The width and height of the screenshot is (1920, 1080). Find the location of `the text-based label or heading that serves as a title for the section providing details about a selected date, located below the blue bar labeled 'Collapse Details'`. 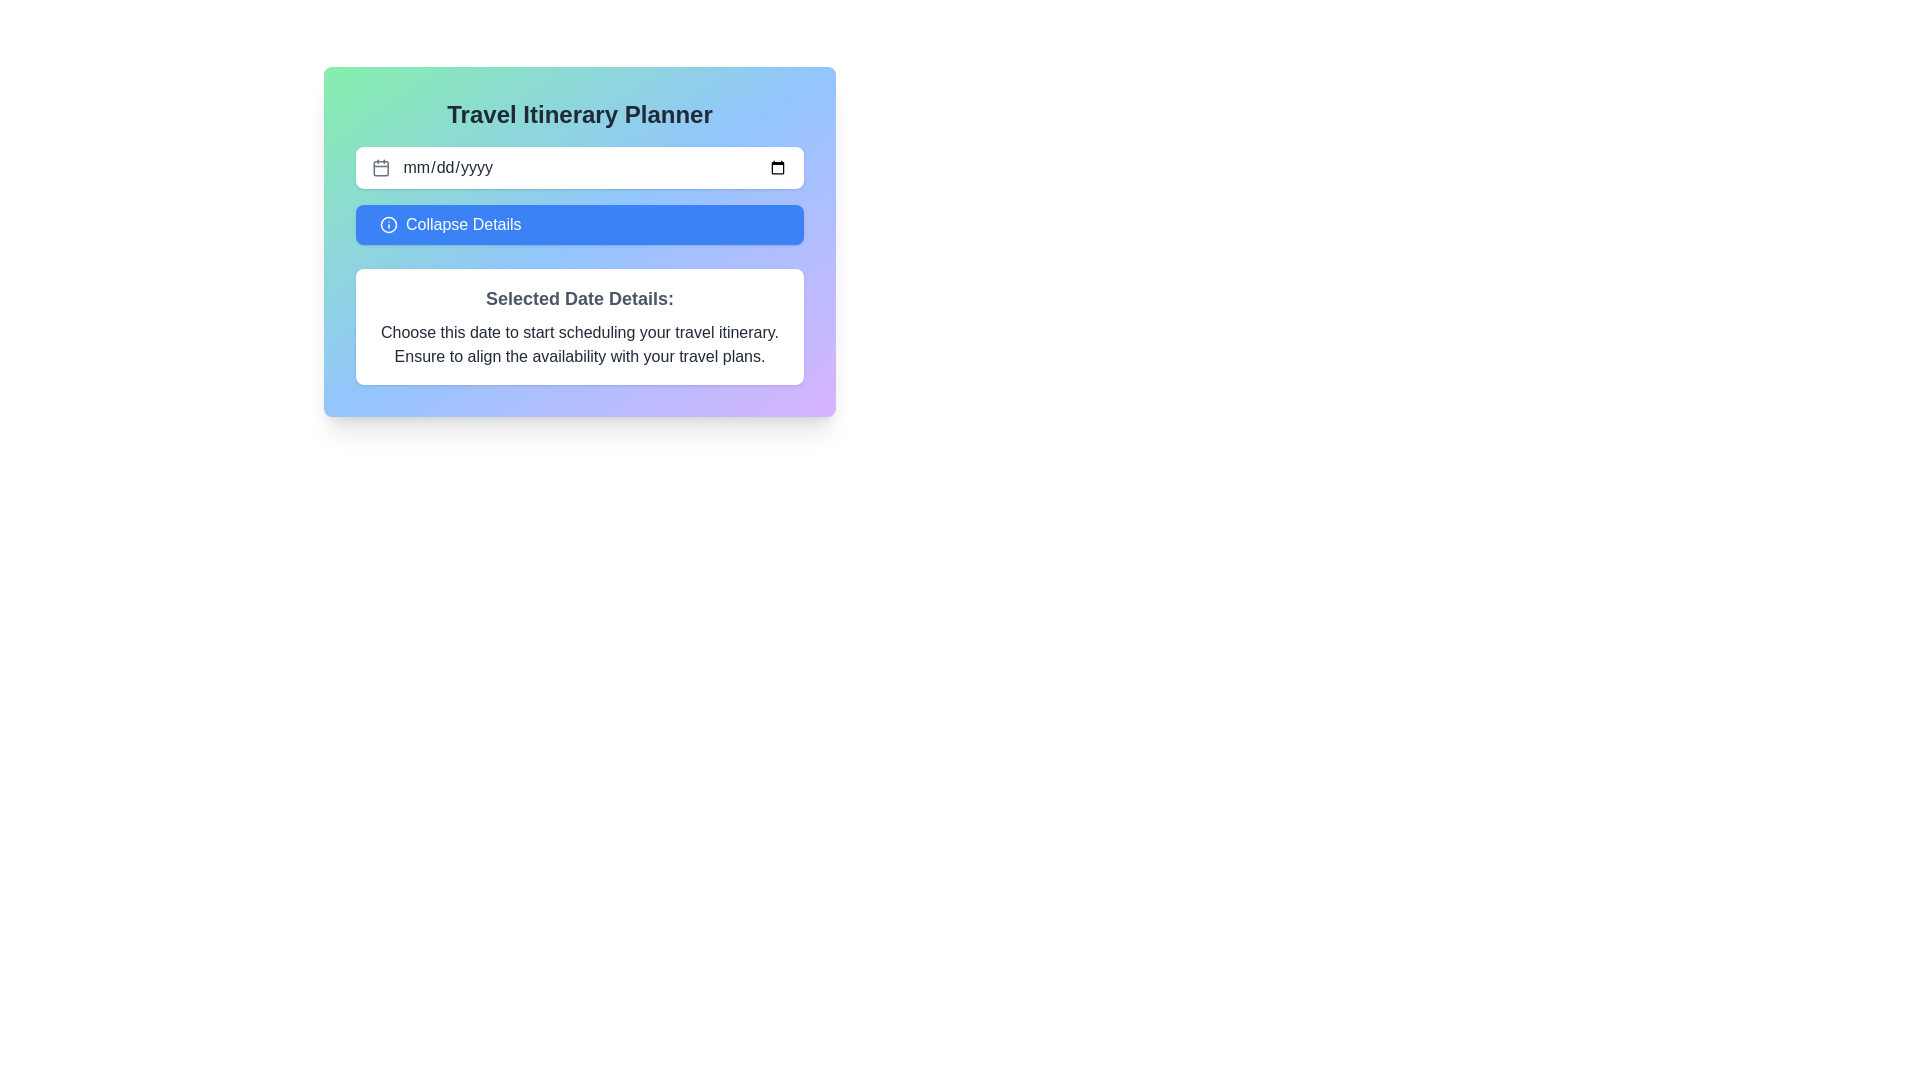

the text-based label or heading that serves as a title for the section providing details about a selected date, located below the blue bar labeled 'Collapse Details' is located at coordinates (579, 299).